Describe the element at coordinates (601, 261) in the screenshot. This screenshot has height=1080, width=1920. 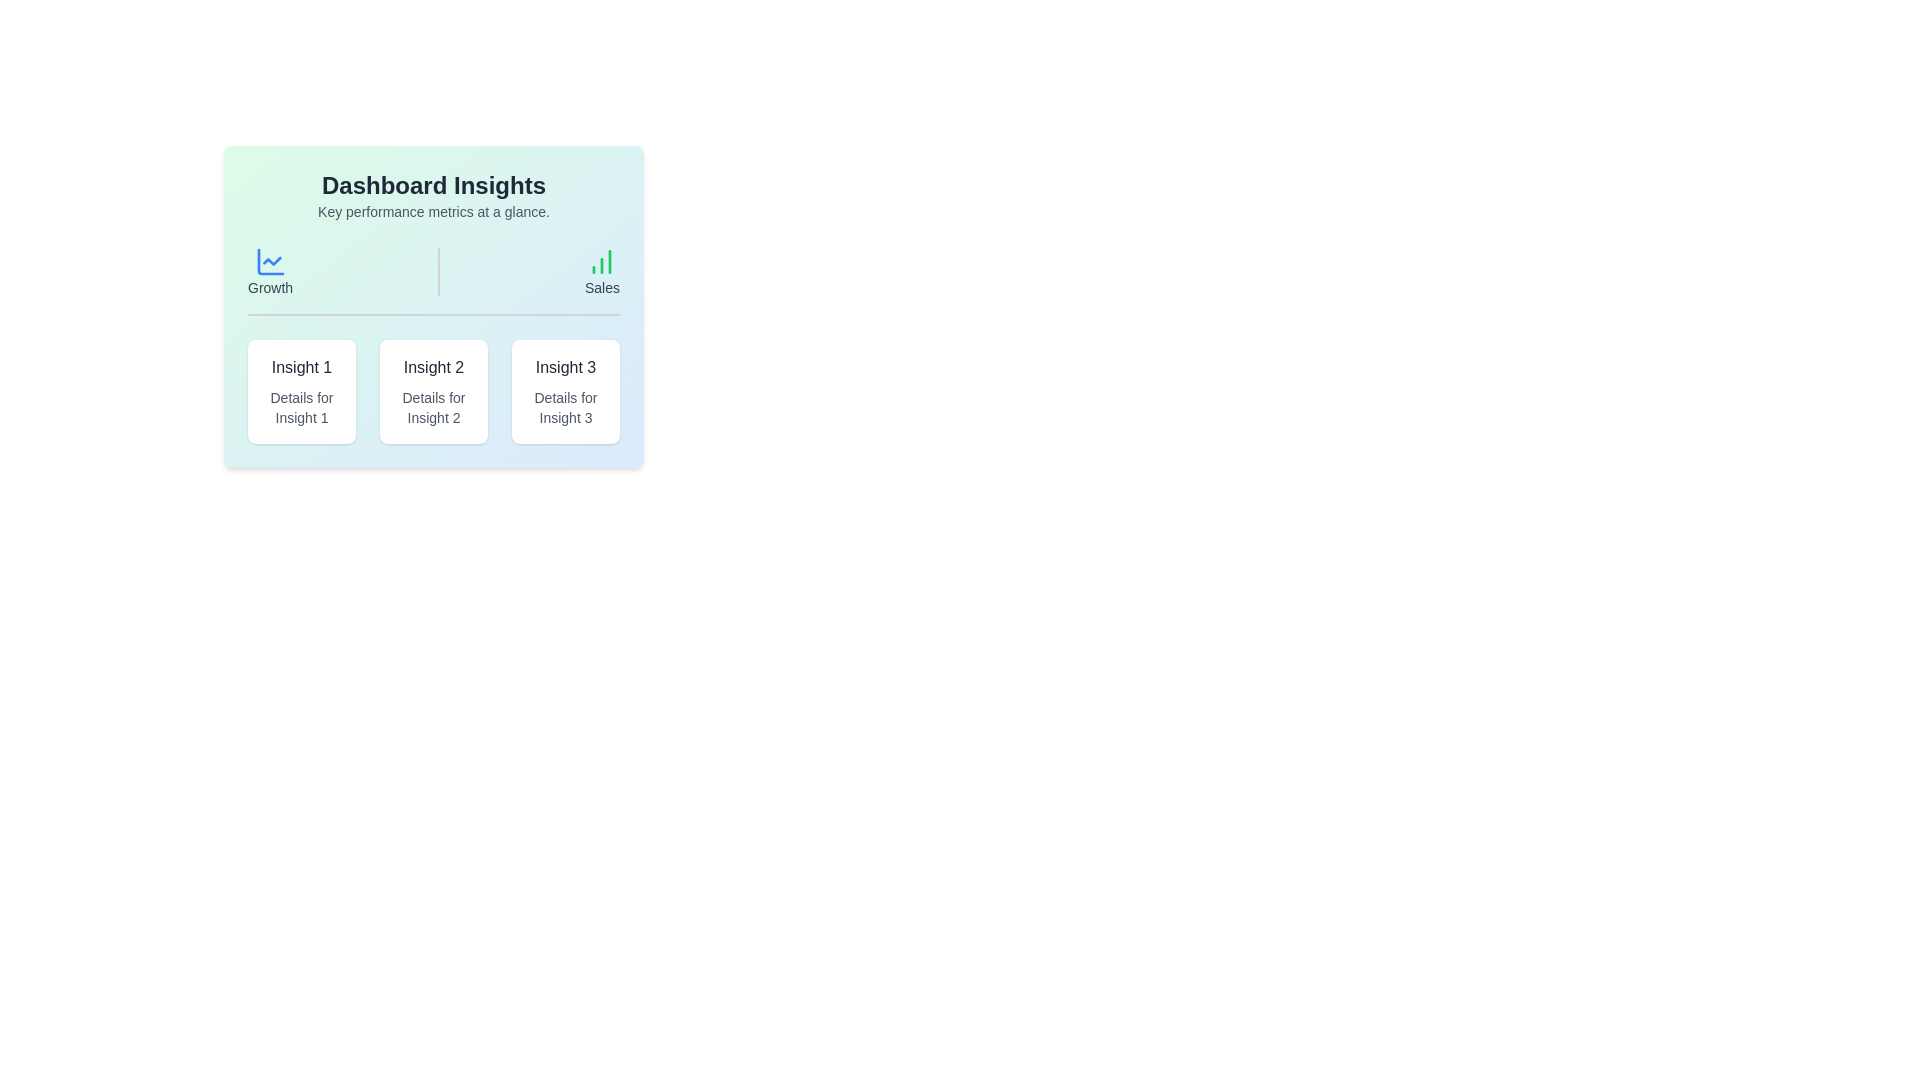
I see `the 'Sales' icon, which visually represents sales data using a column chart, located in the top-right section of the 'Dashboard Insights' card` at that location.